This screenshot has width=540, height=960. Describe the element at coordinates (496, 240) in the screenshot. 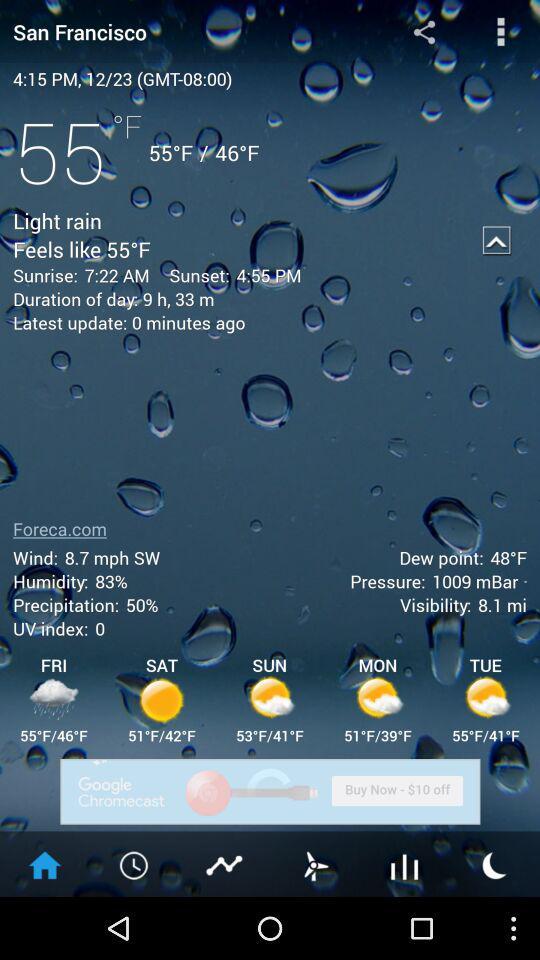

I see `app next to the 4:55 pm` at that location.